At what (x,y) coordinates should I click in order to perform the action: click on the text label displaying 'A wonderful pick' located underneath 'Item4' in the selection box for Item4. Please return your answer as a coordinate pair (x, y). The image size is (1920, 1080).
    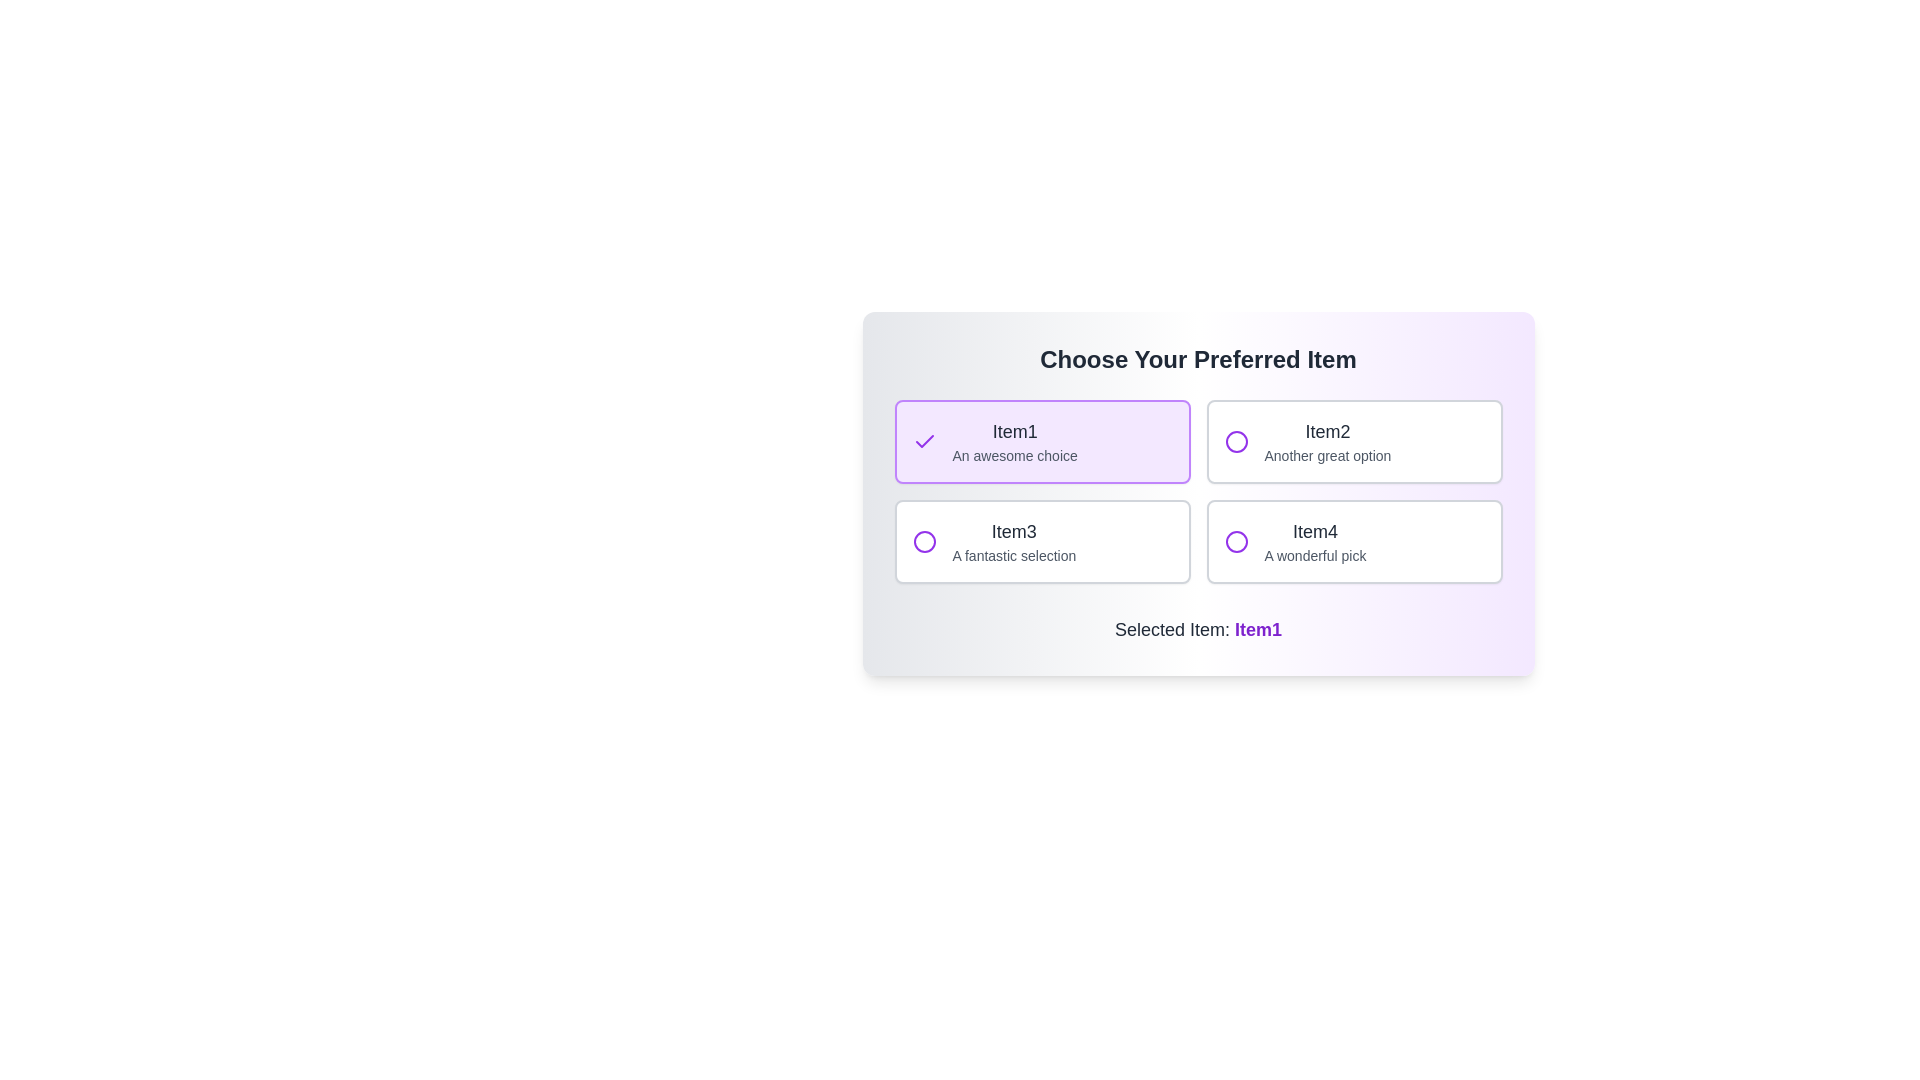
    Looking at the image, I should click on (1315, 555).